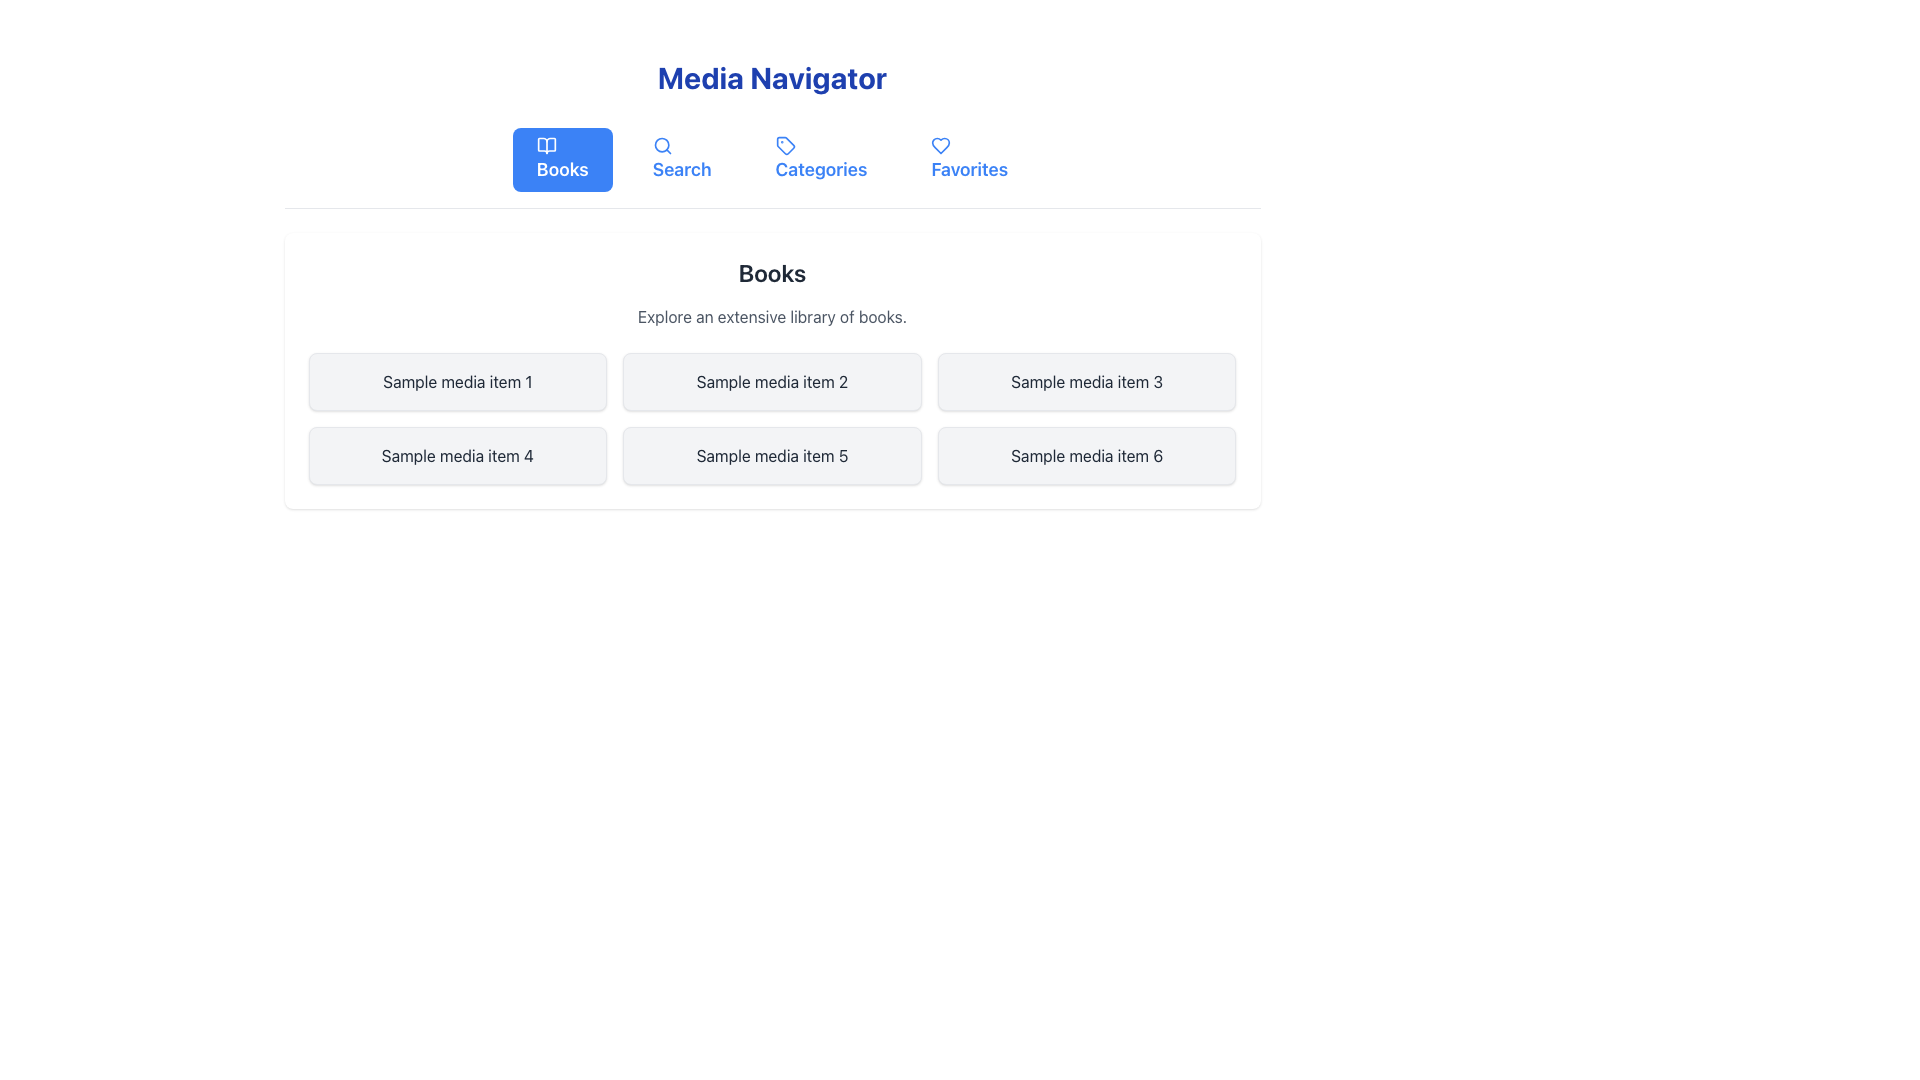 The height and width of the screenshot is (1080, 1920). Describe the element at coordinates (682, 158) in the screenshot. I see `the second button in the horizontal navigation menu` at that location.